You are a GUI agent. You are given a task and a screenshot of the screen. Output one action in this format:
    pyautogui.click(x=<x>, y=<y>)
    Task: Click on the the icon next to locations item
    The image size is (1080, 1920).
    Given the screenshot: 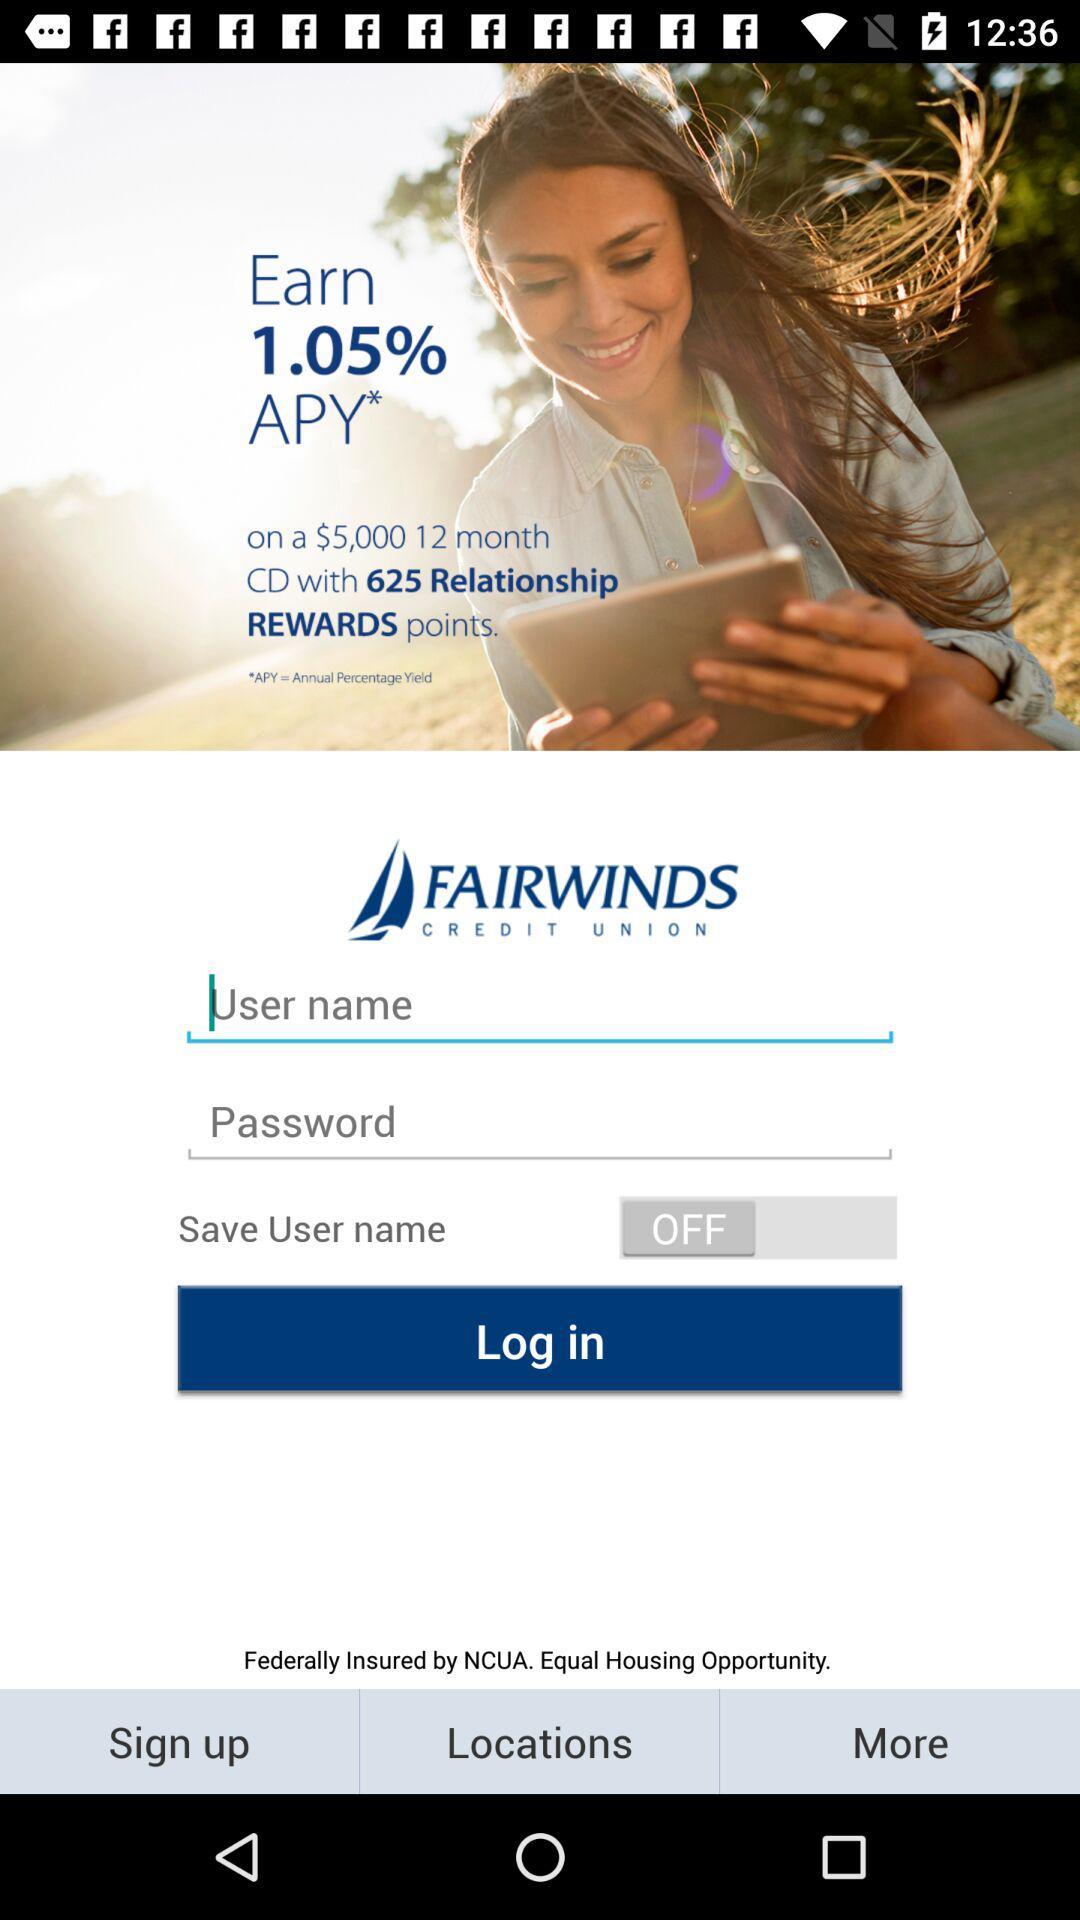 What is the action you would take?
    pyautogui.click(x=898, y=1740)
    